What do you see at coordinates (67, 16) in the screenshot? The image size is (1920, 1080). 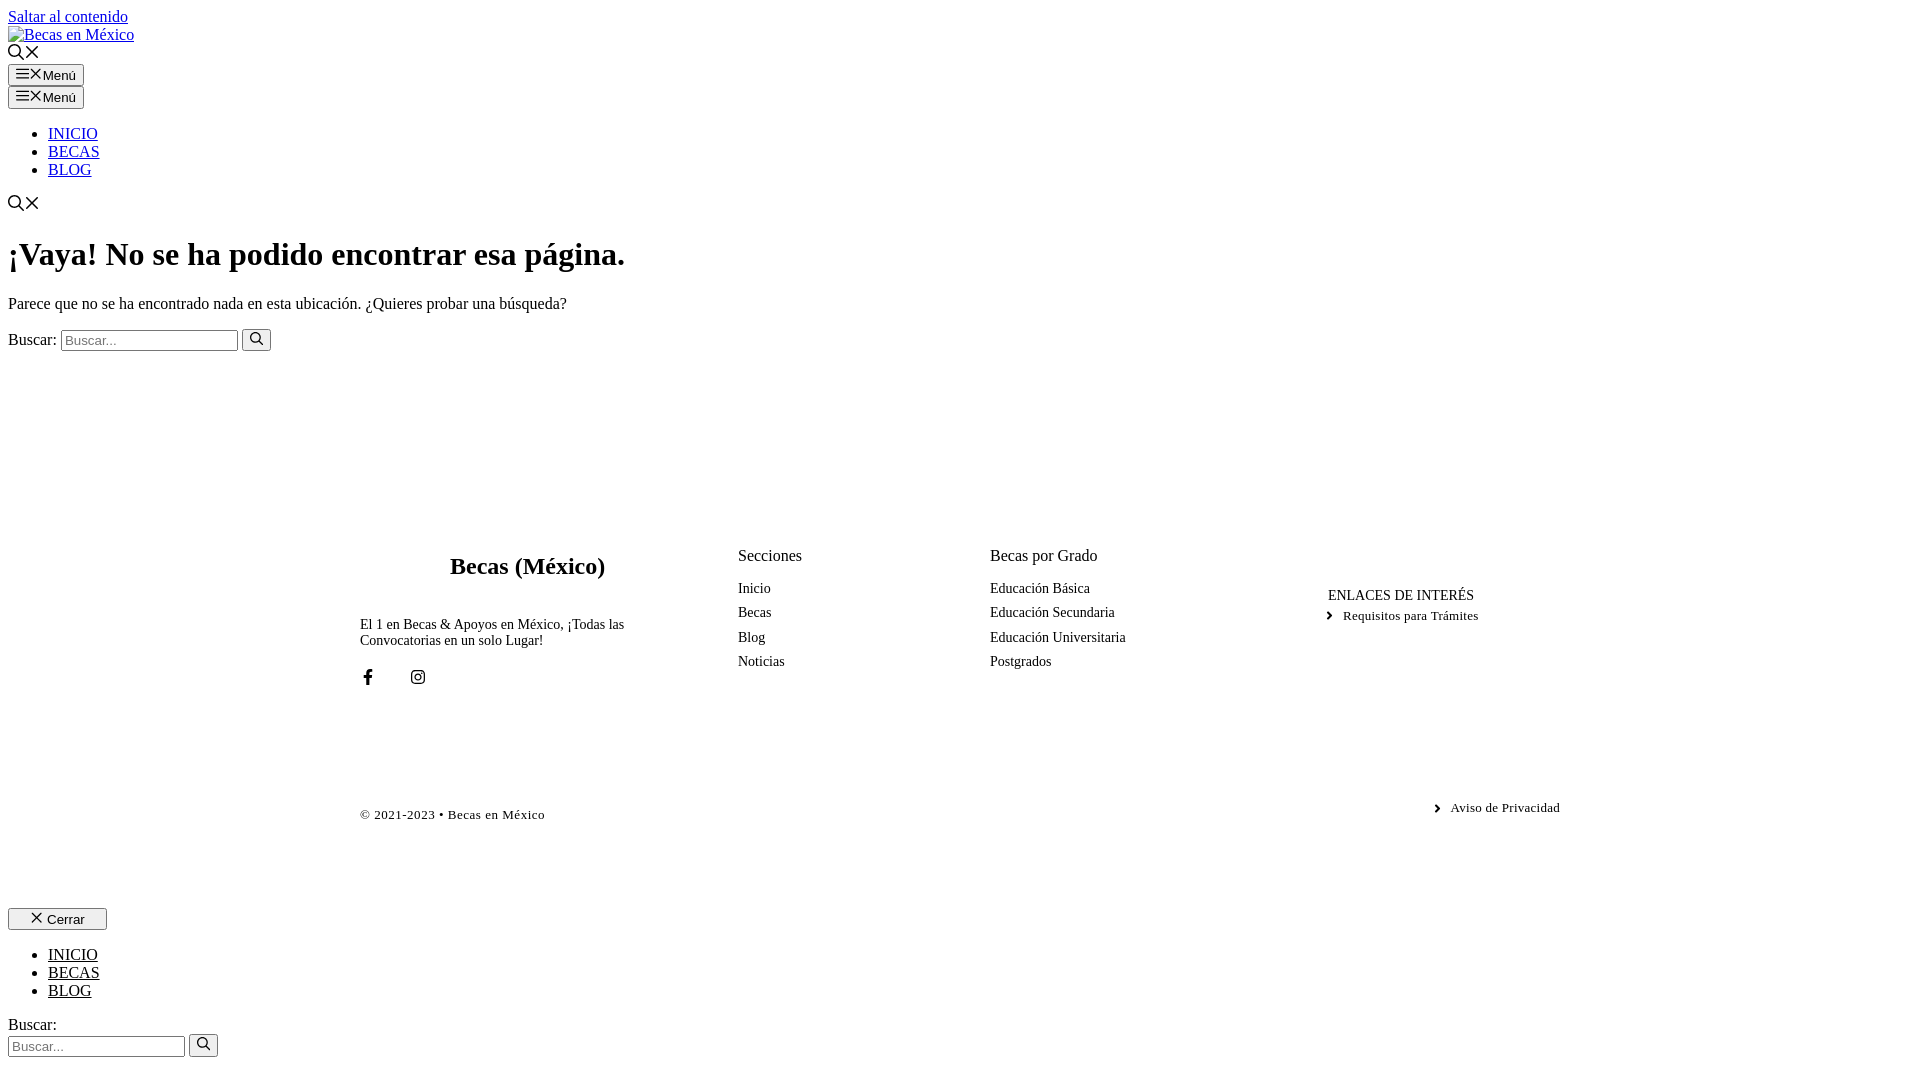 I see `'Saltar al contenido'` at bounding box center [67, 16].